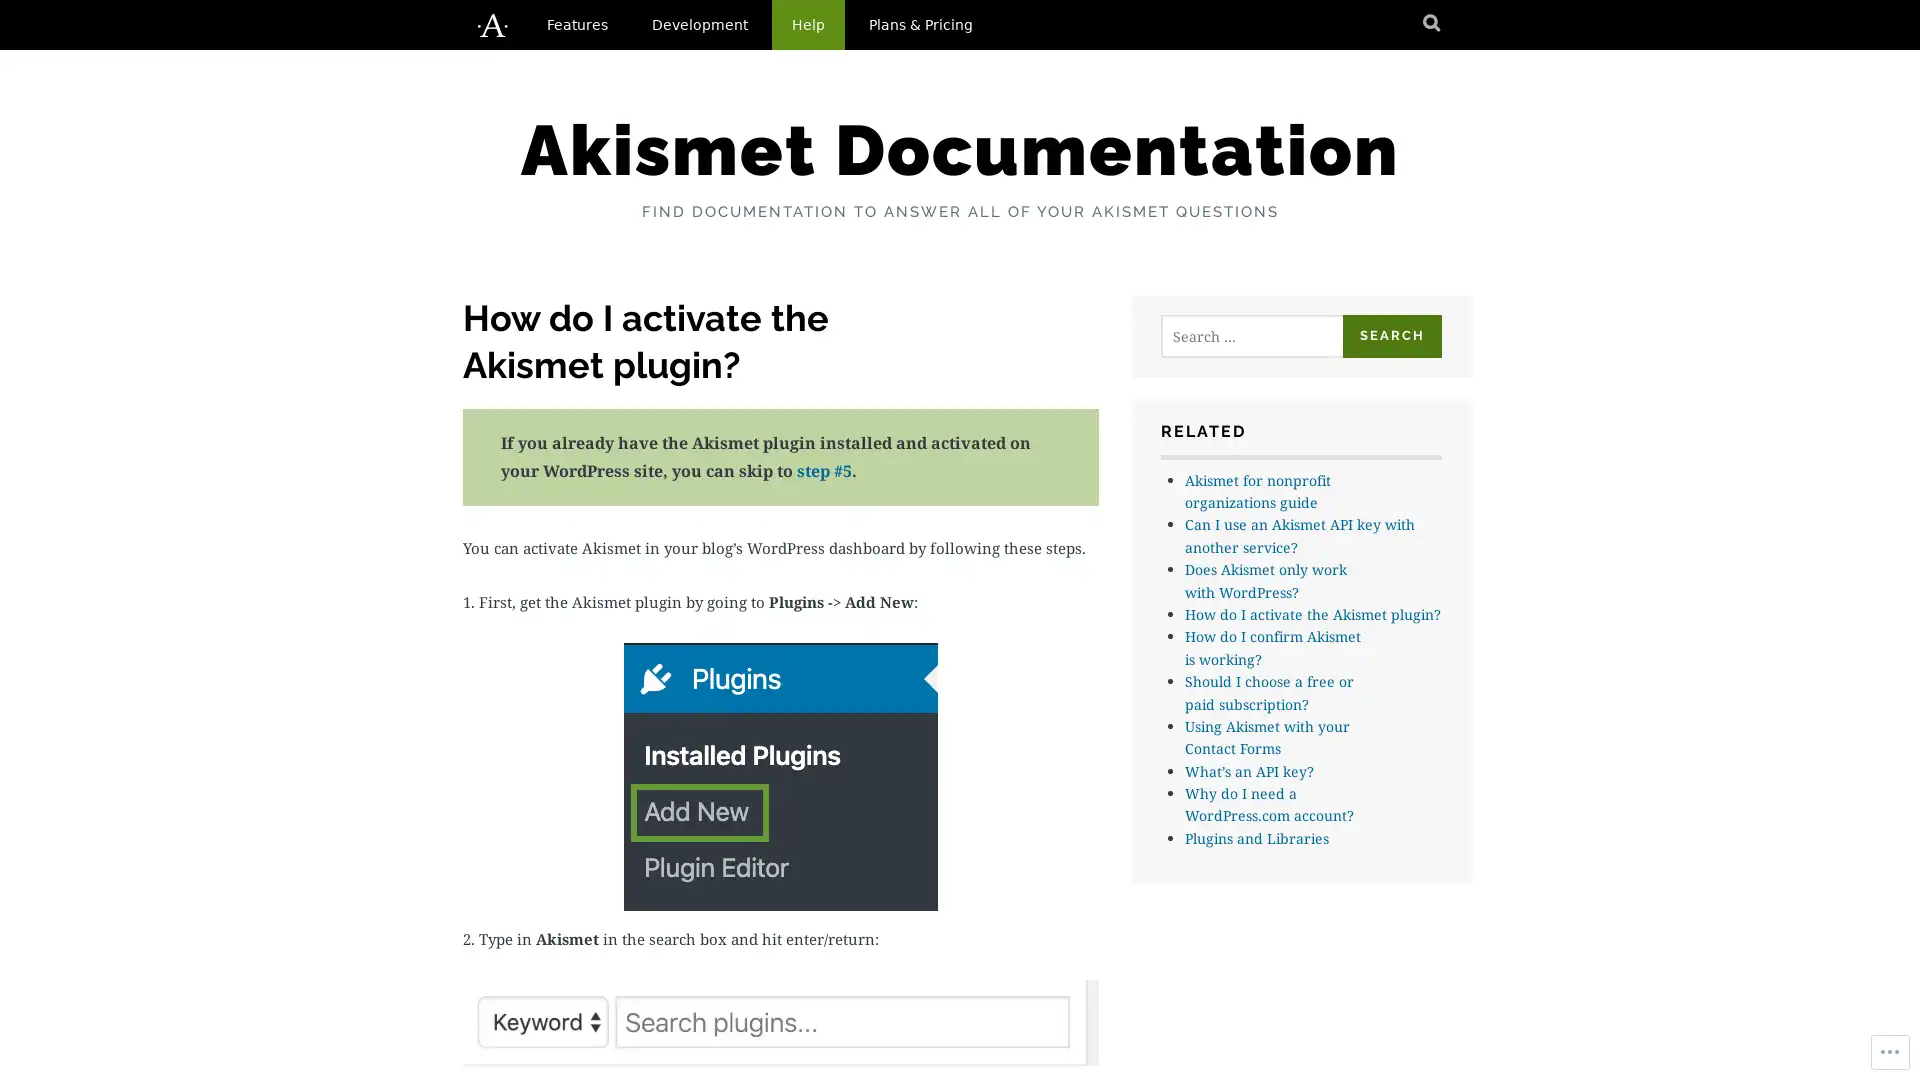 The width and height of the screenshot is (1920, 1080). I want to click on Search, so click(1391, 335).